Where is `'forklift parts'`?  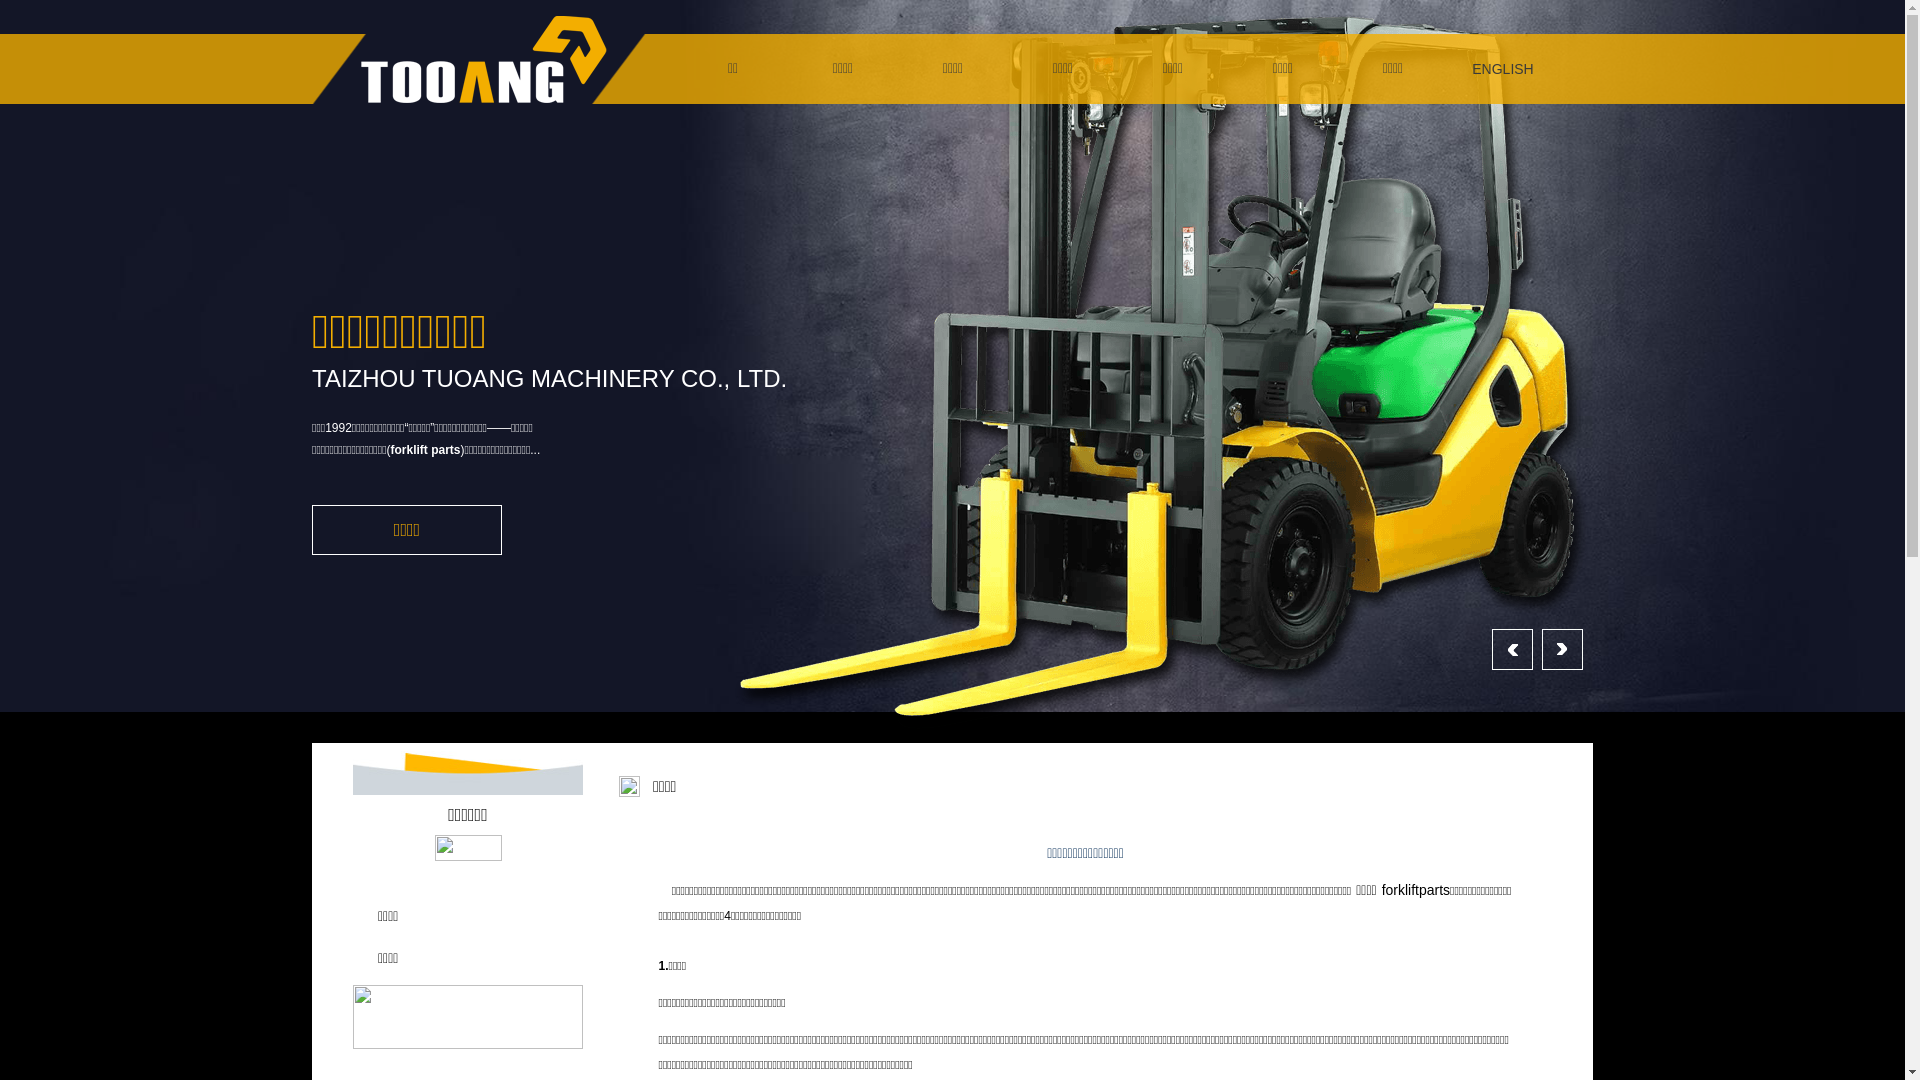 'forklift parts' is located at coordinates (425, 450).